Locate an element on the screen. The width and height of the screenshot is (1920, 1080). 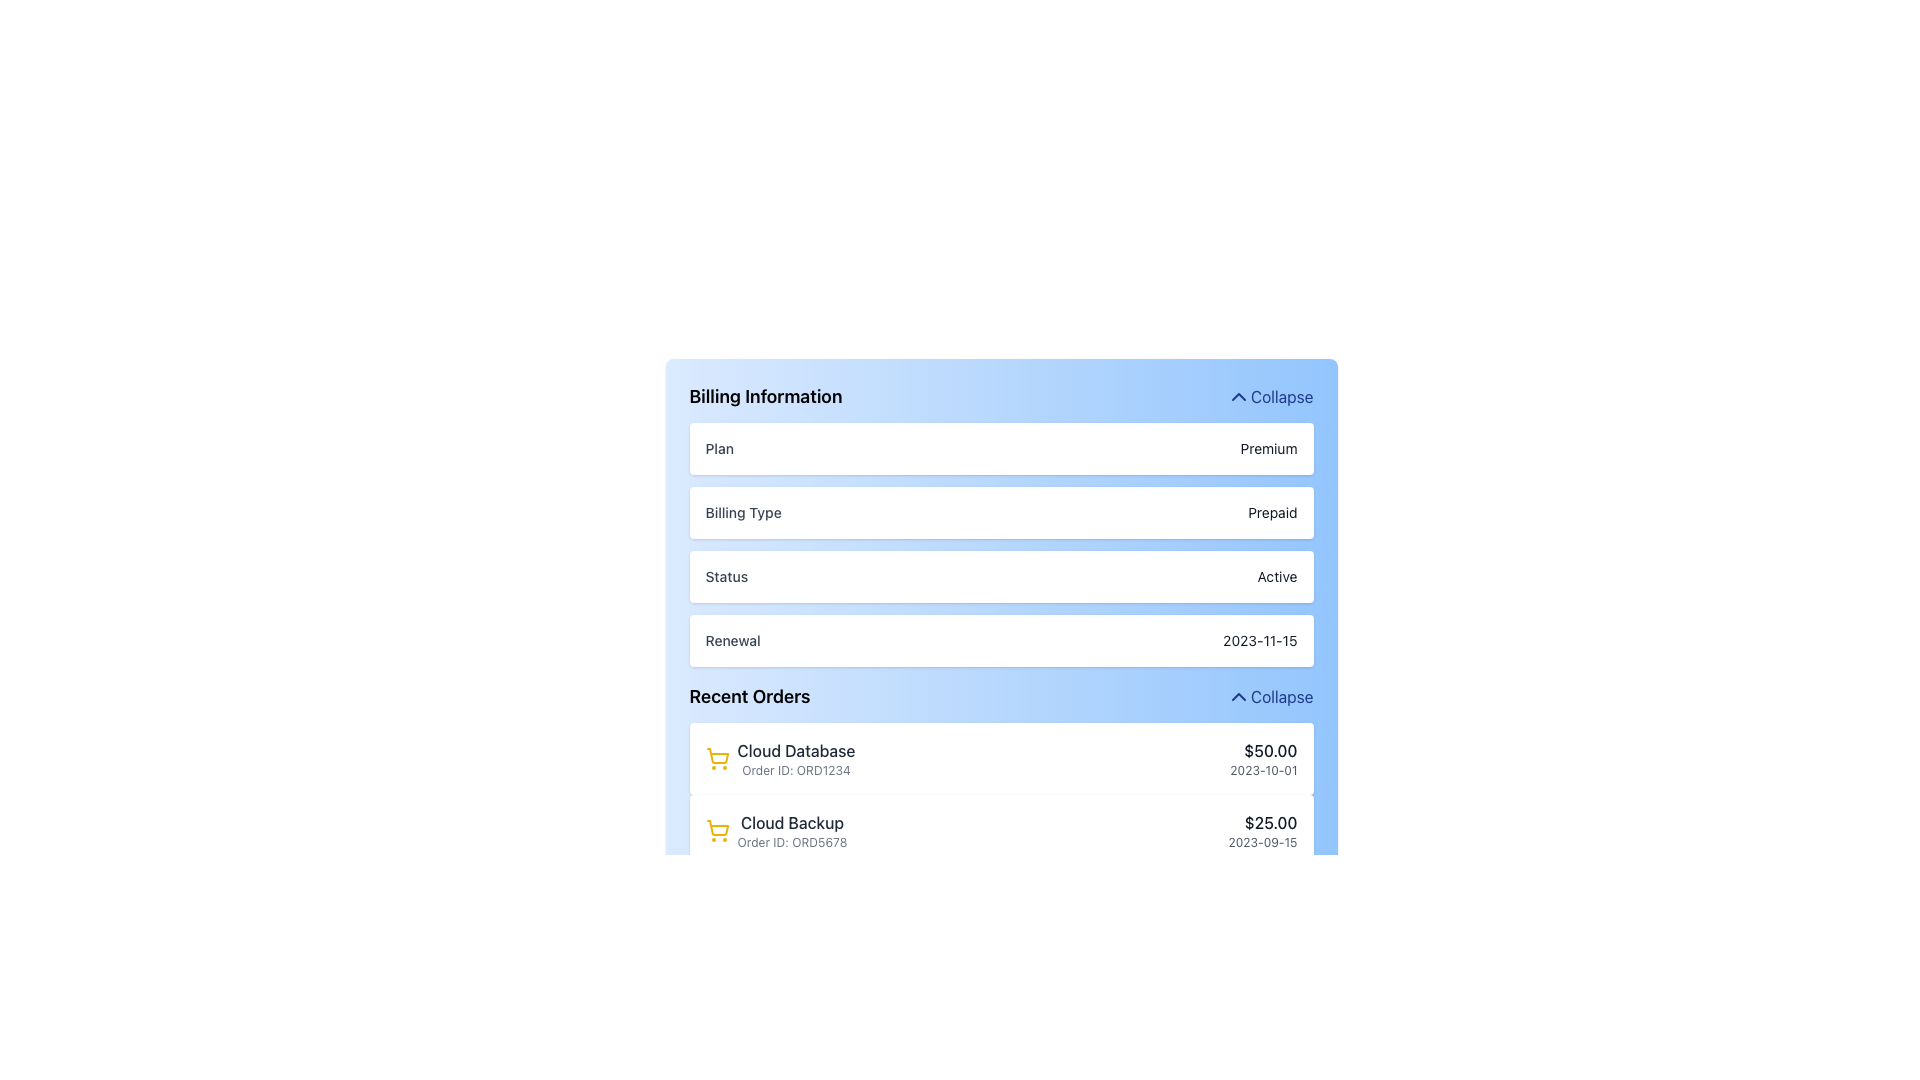
text contained in the TextLabel located in the lower-right corner of the 'Recent Orders' section within the 'Cloud Backup' column is located at coordinates (1261, 830).